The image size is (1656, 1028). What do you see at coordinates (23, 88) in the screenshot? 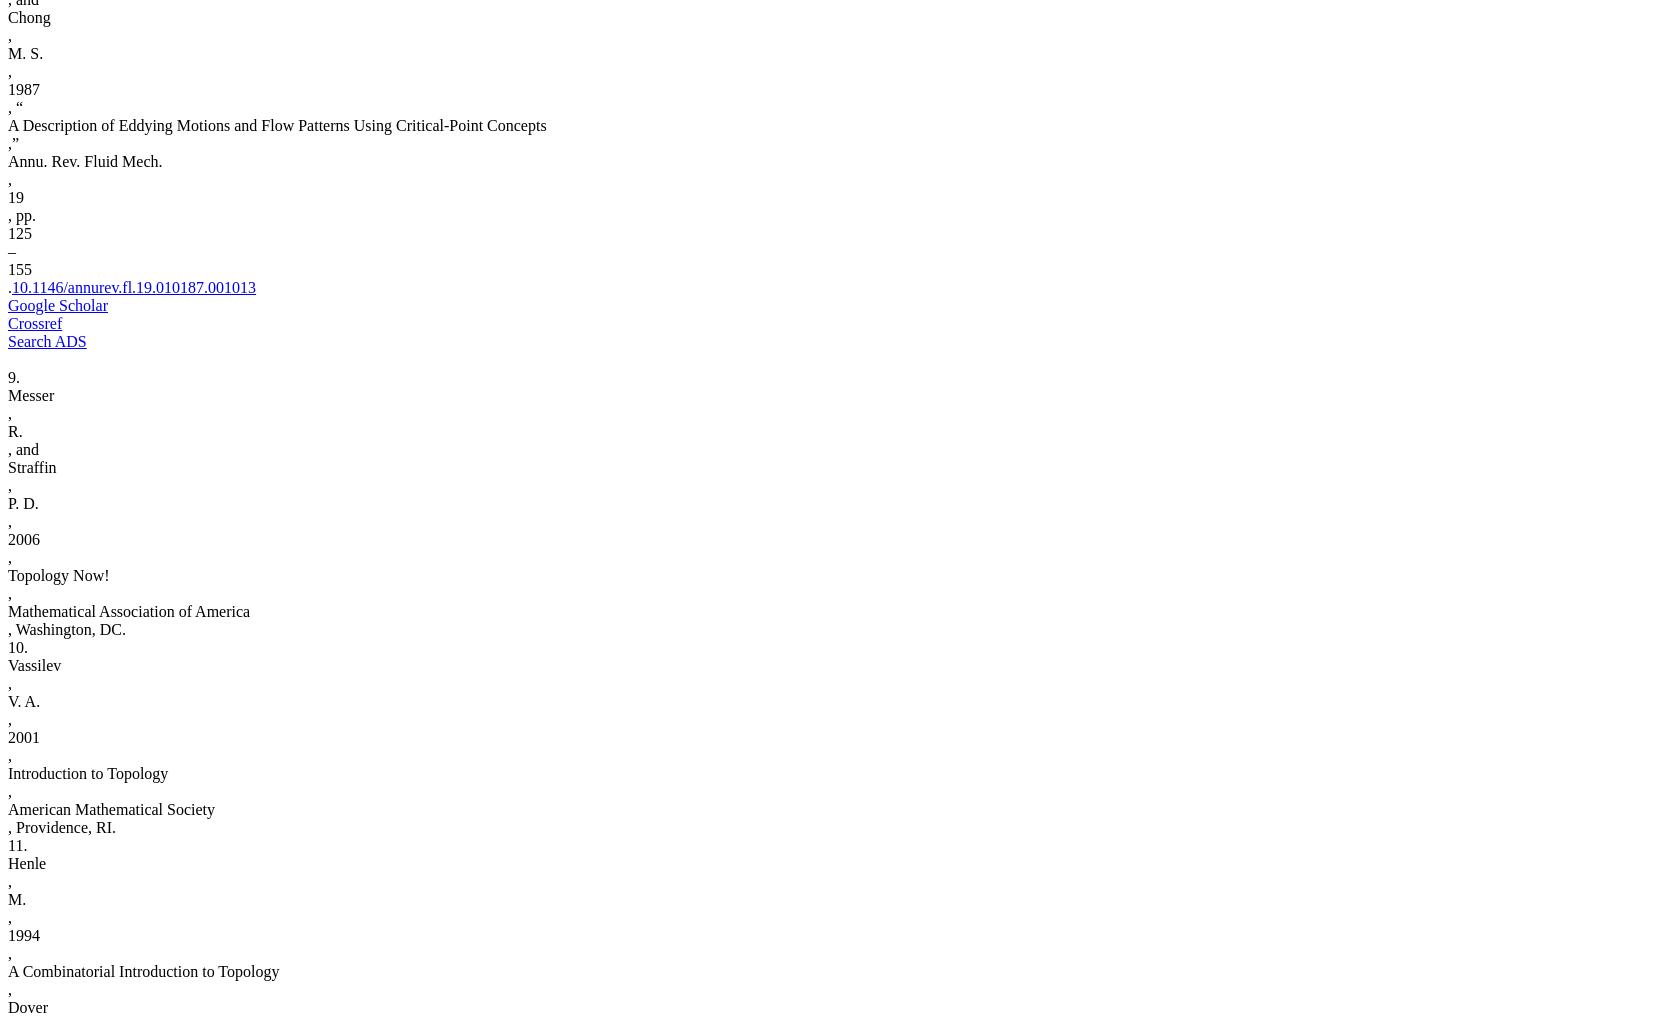
I see `'1987'` at bounding box center [23, 88].